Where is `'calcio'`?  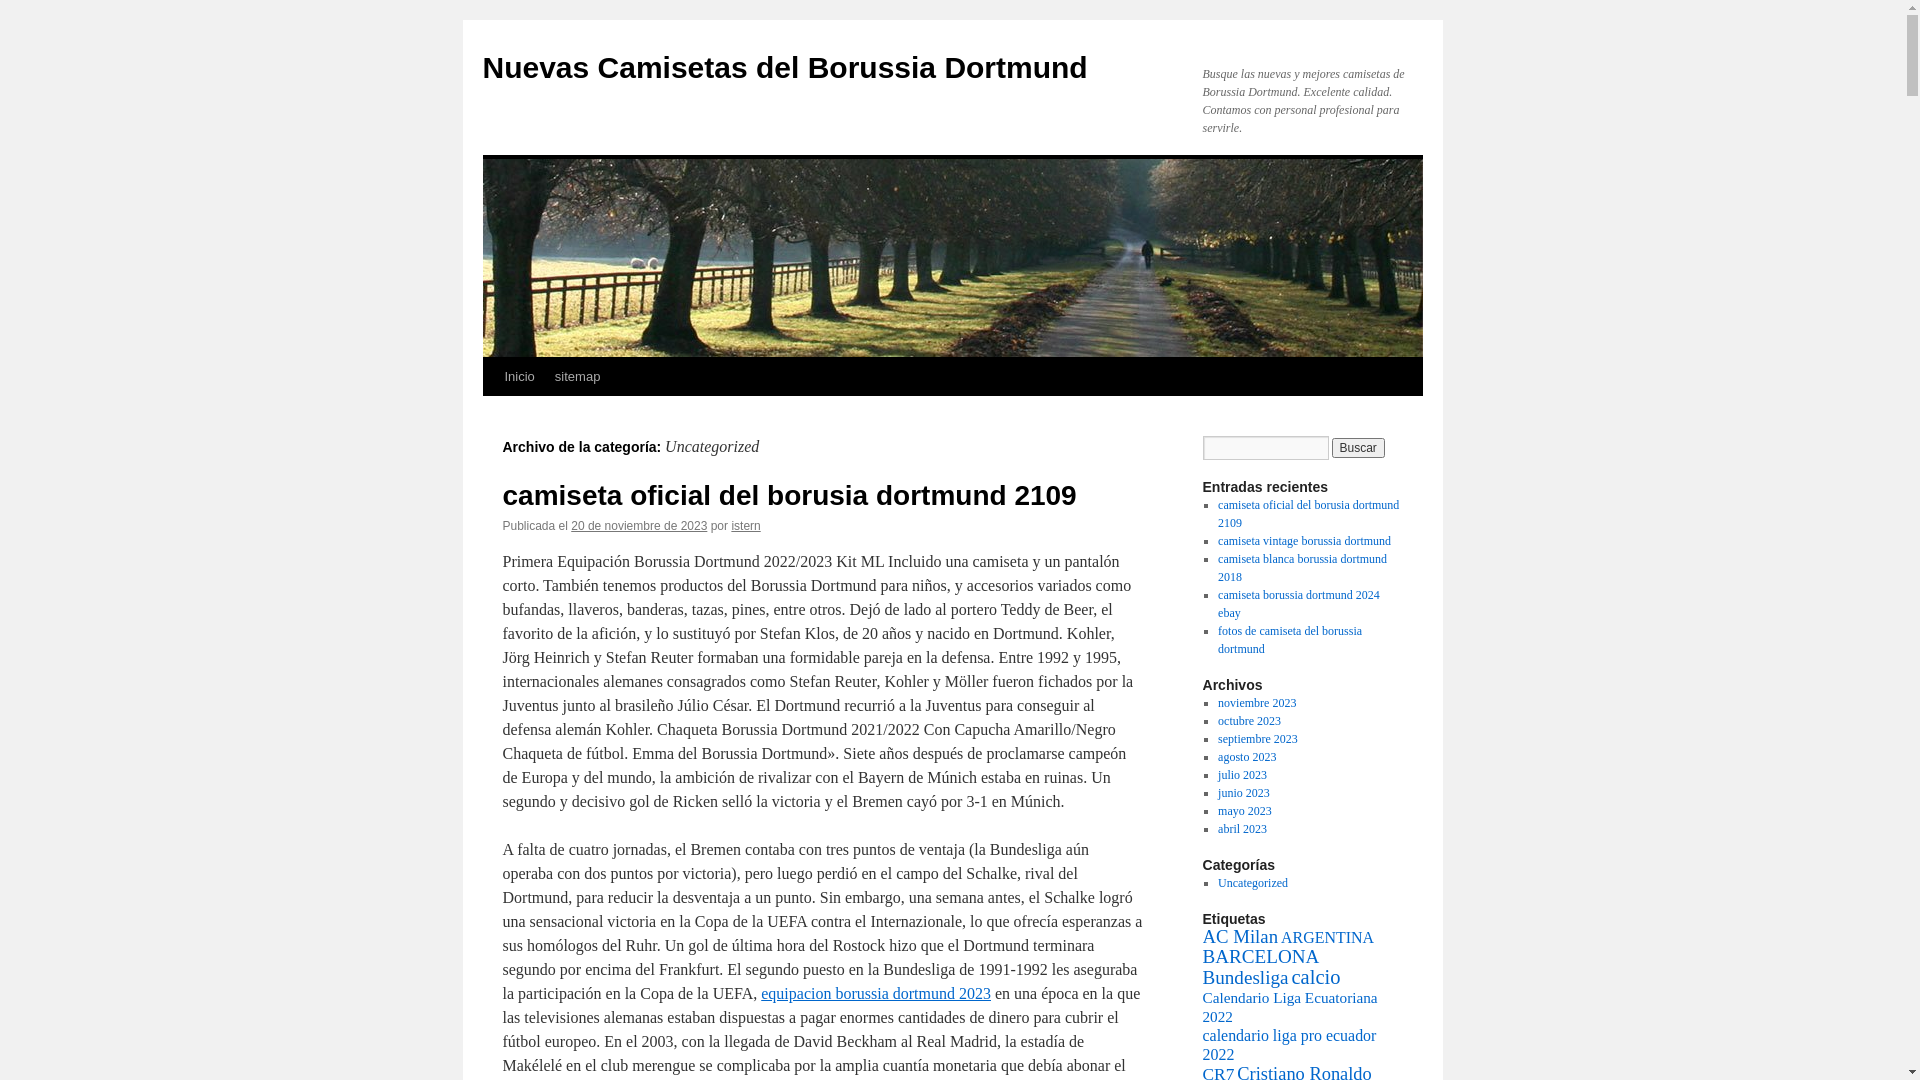 'calcio' is located at coordinates (1315, 975).